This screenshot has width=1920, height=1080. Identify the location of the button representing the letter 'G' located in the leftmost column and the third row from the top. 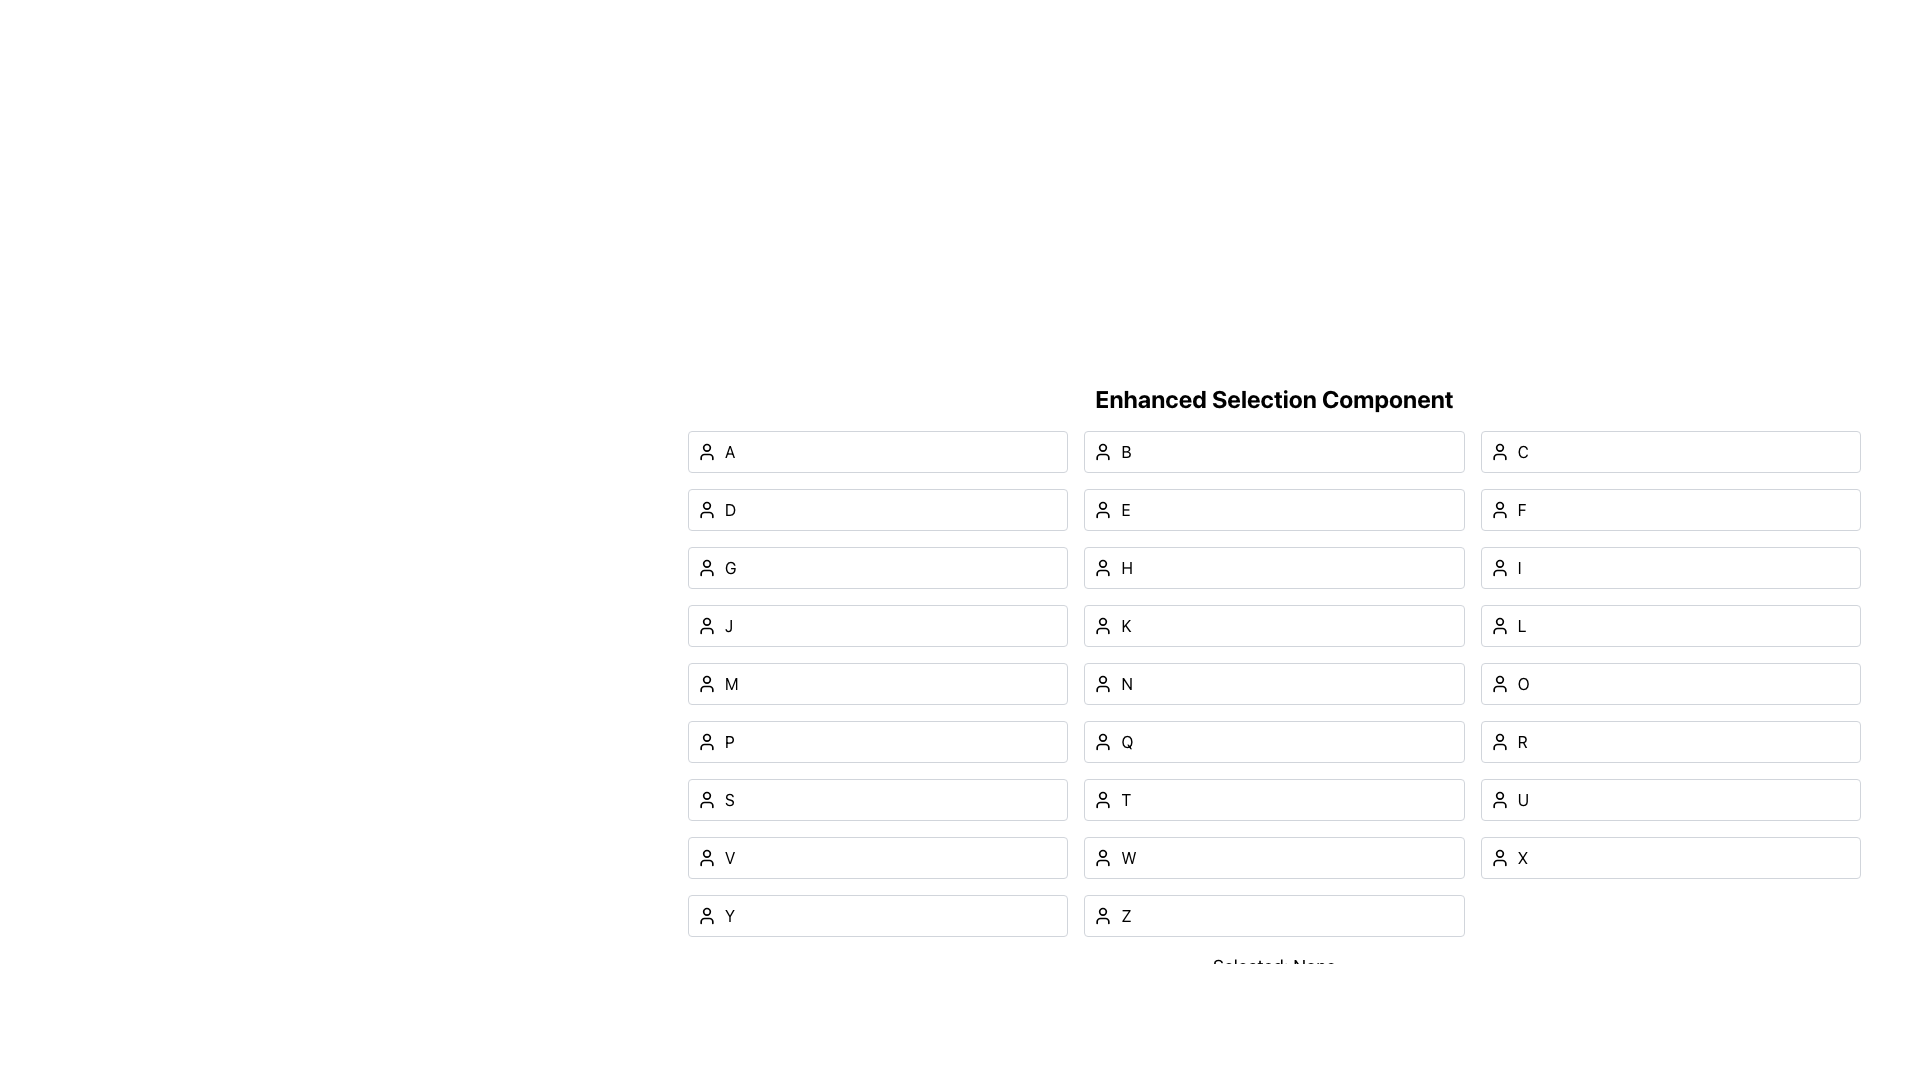
(878, 567).